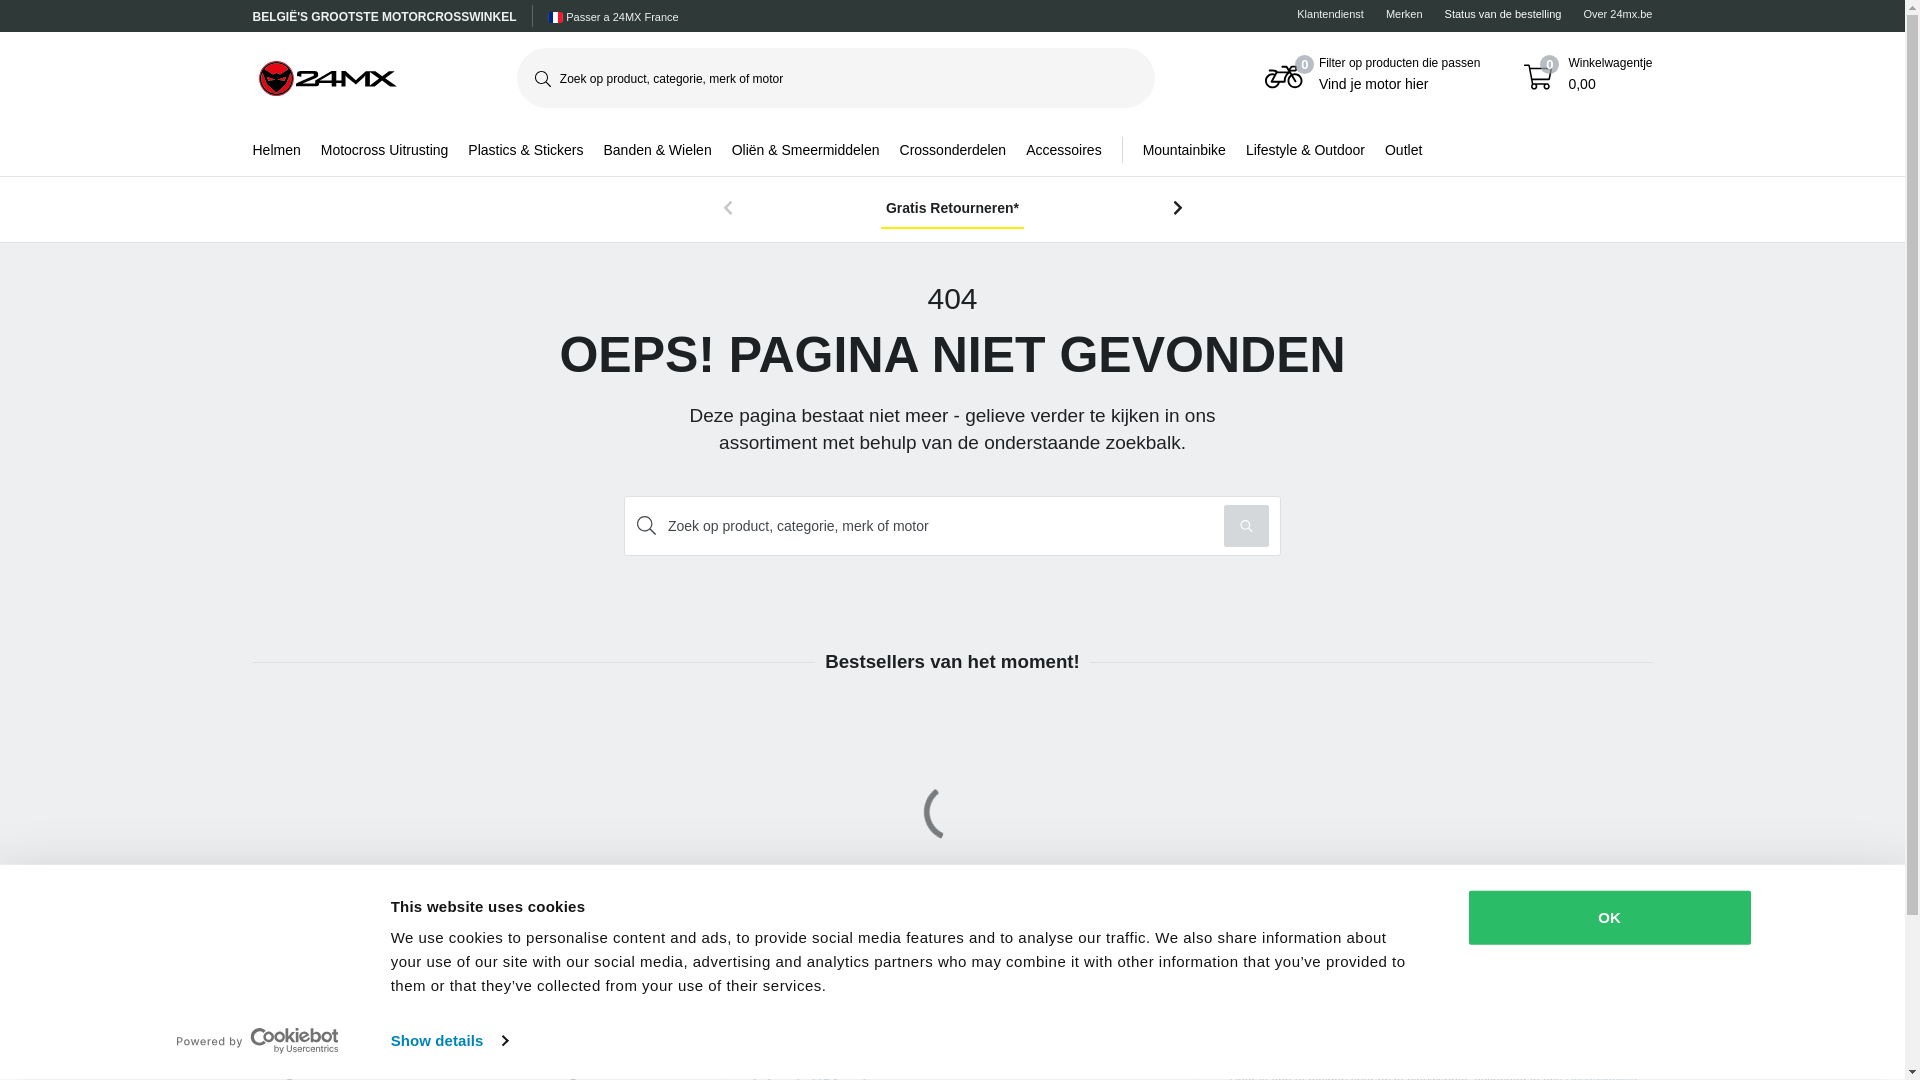  I want to click on 'Plastics & Stickers', so click(466, 149).